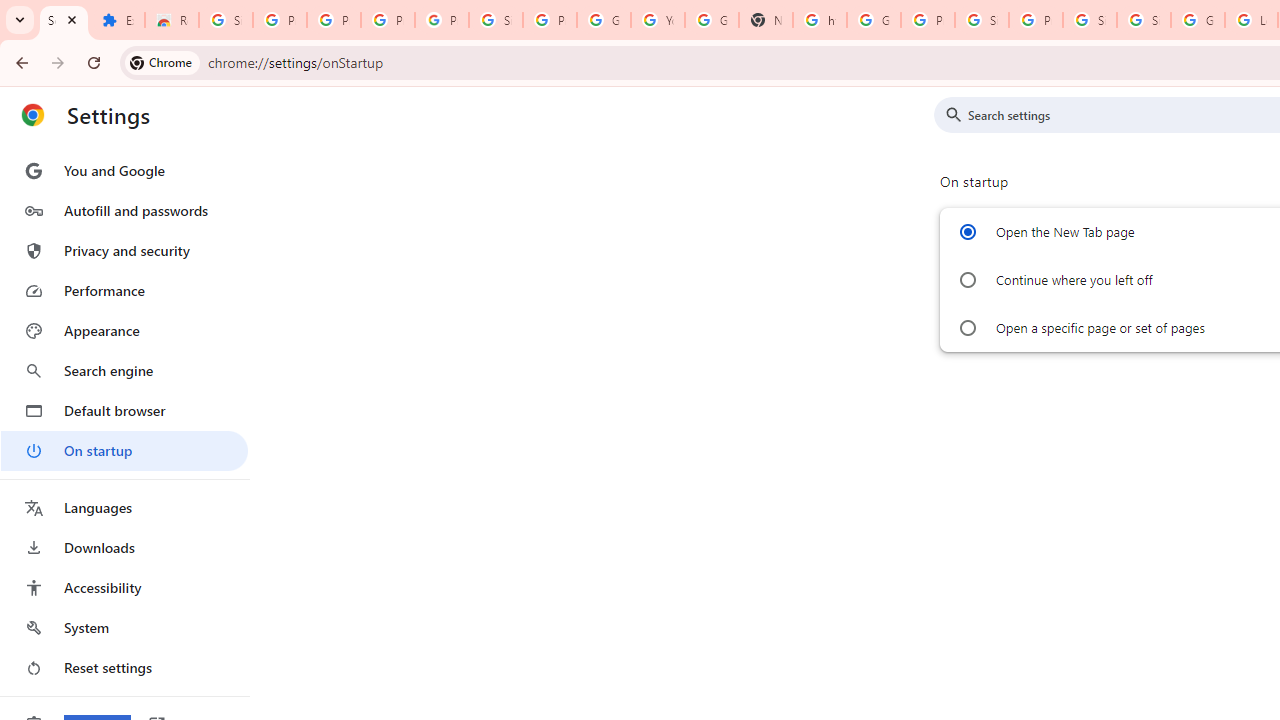  What do you see at coordinates (123, 410) in the screenshot?
I see `'Default browser'` at bounding box center [123, 410].